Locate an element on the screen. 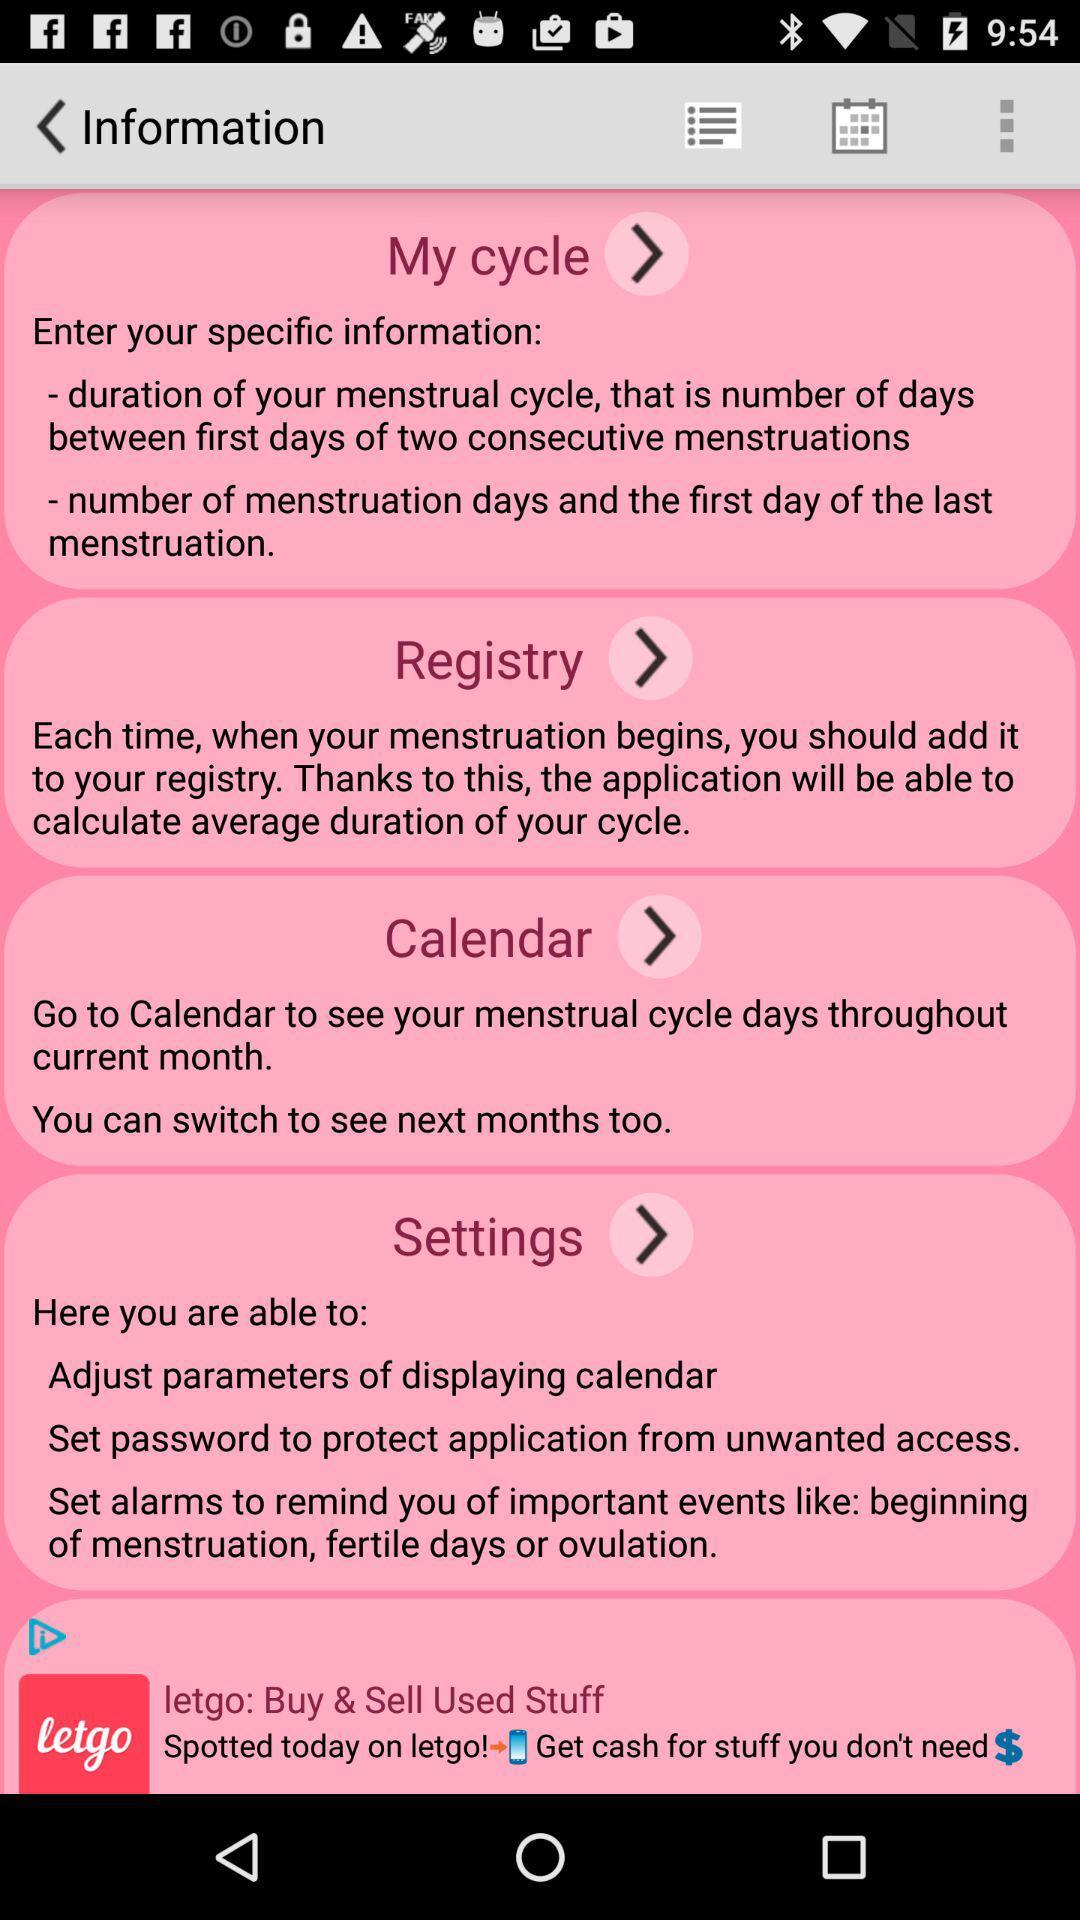  icon above the duration of your app is located at coordinates (646, 252).